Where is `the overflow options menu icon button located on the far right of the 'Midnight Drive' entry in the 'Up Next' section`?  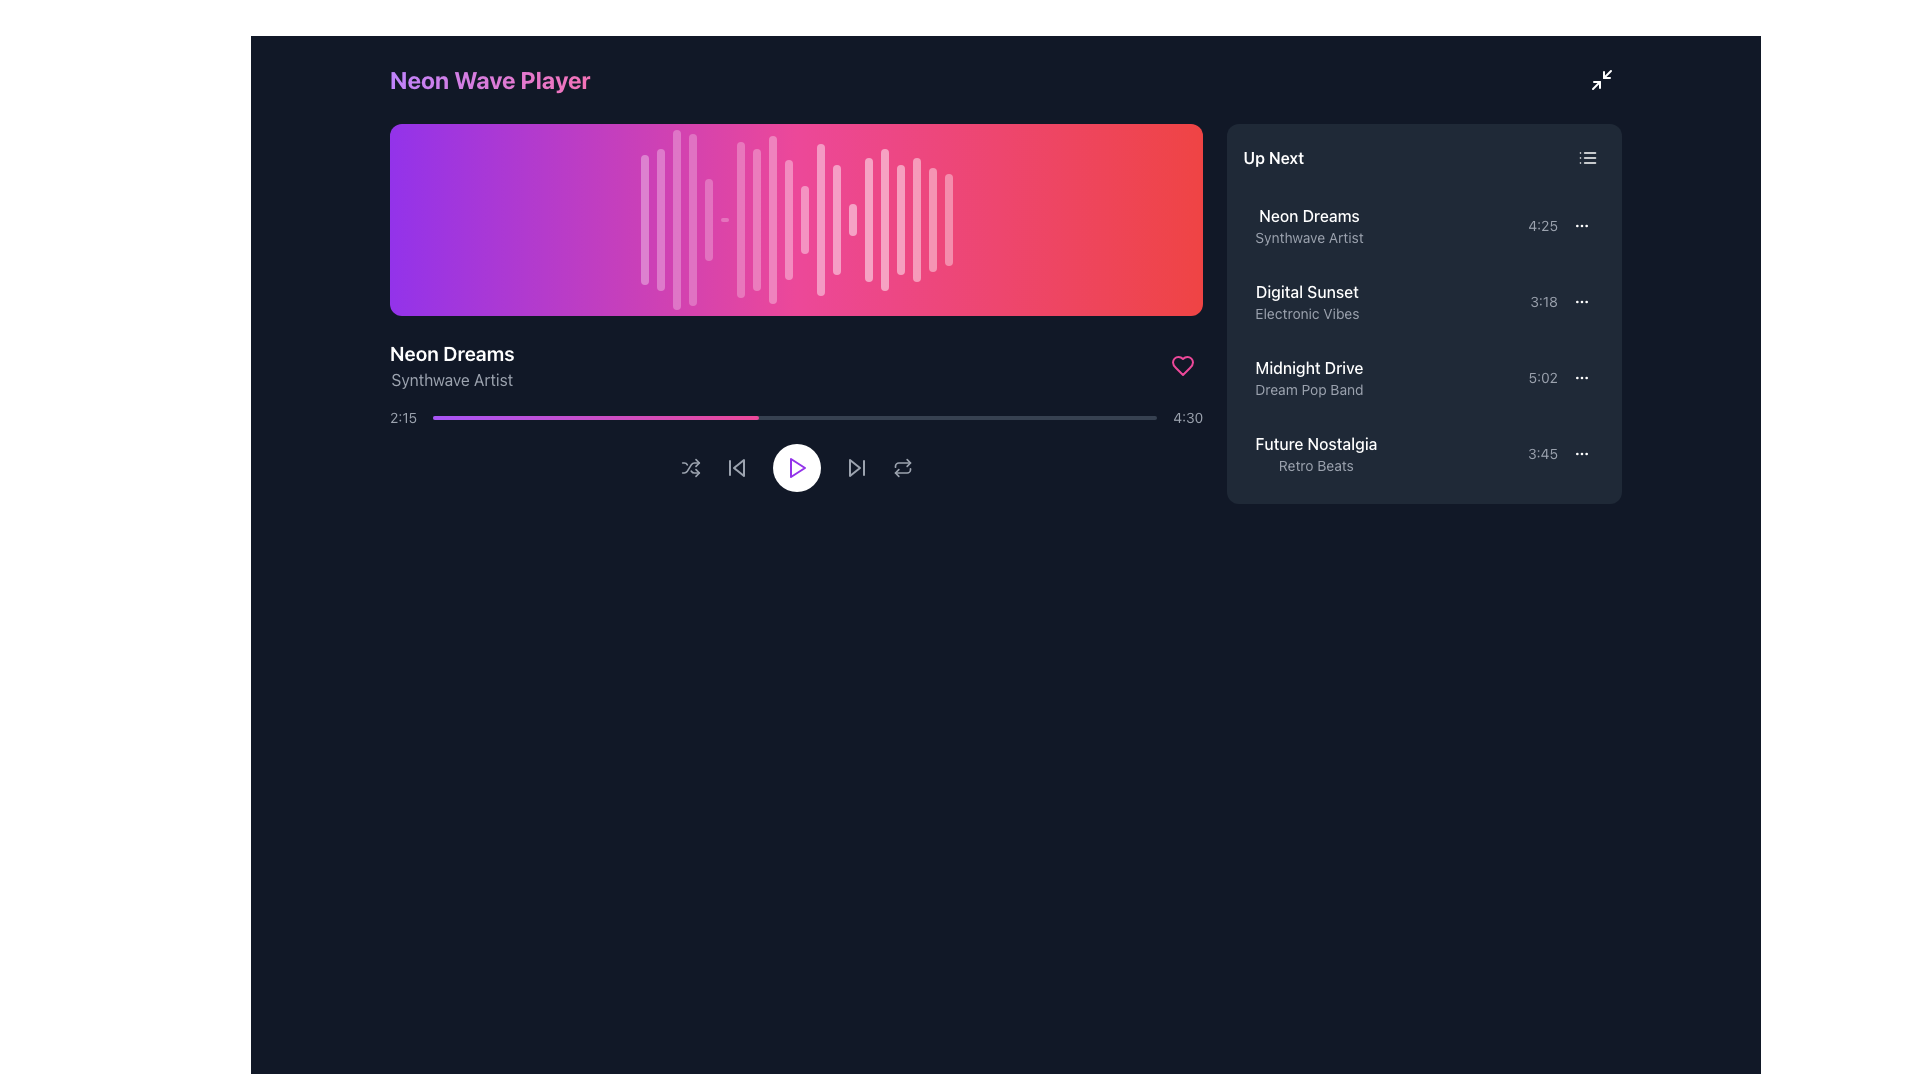
the overflow options menu icon button located on the far right of the 'Midnight Drive' entry in the 'Up Next' section is located at coordinates (1580, 378).